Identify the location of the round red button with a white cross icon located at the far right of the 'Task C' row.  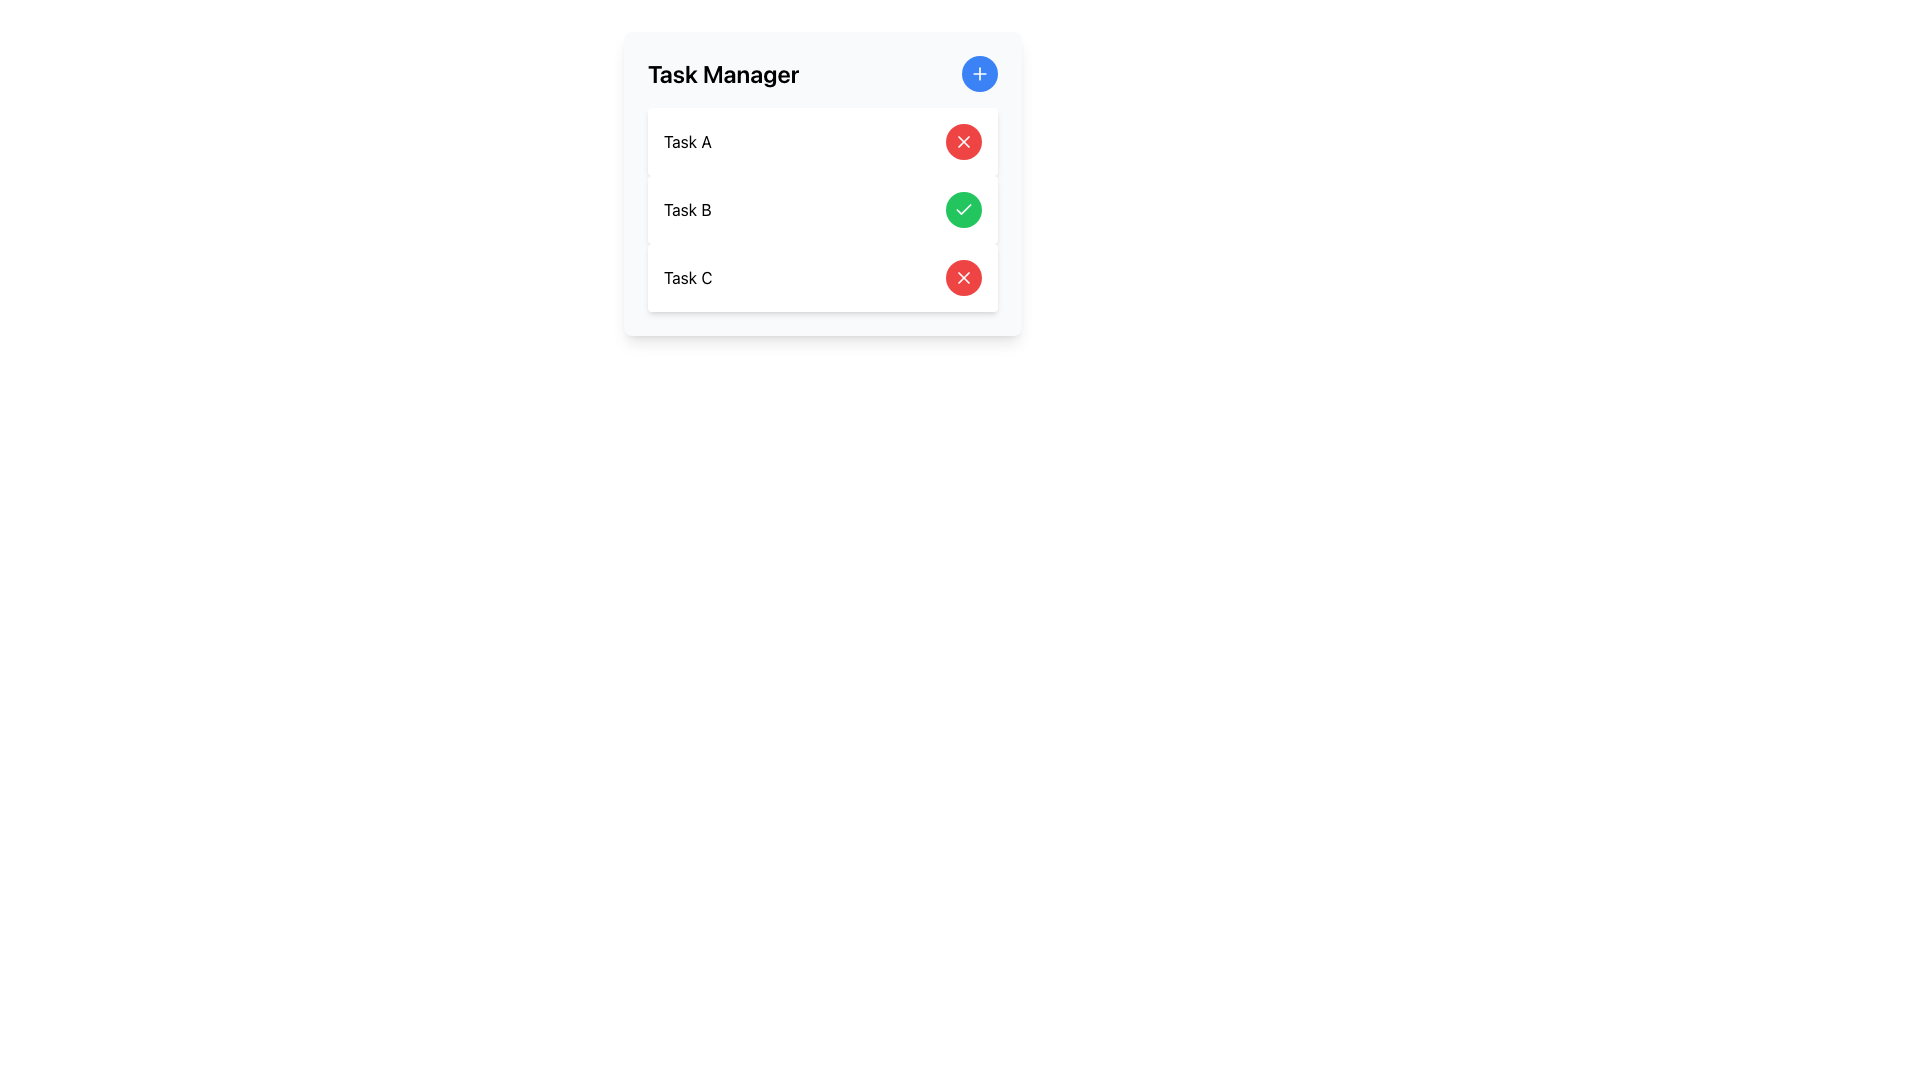
(964, 277).